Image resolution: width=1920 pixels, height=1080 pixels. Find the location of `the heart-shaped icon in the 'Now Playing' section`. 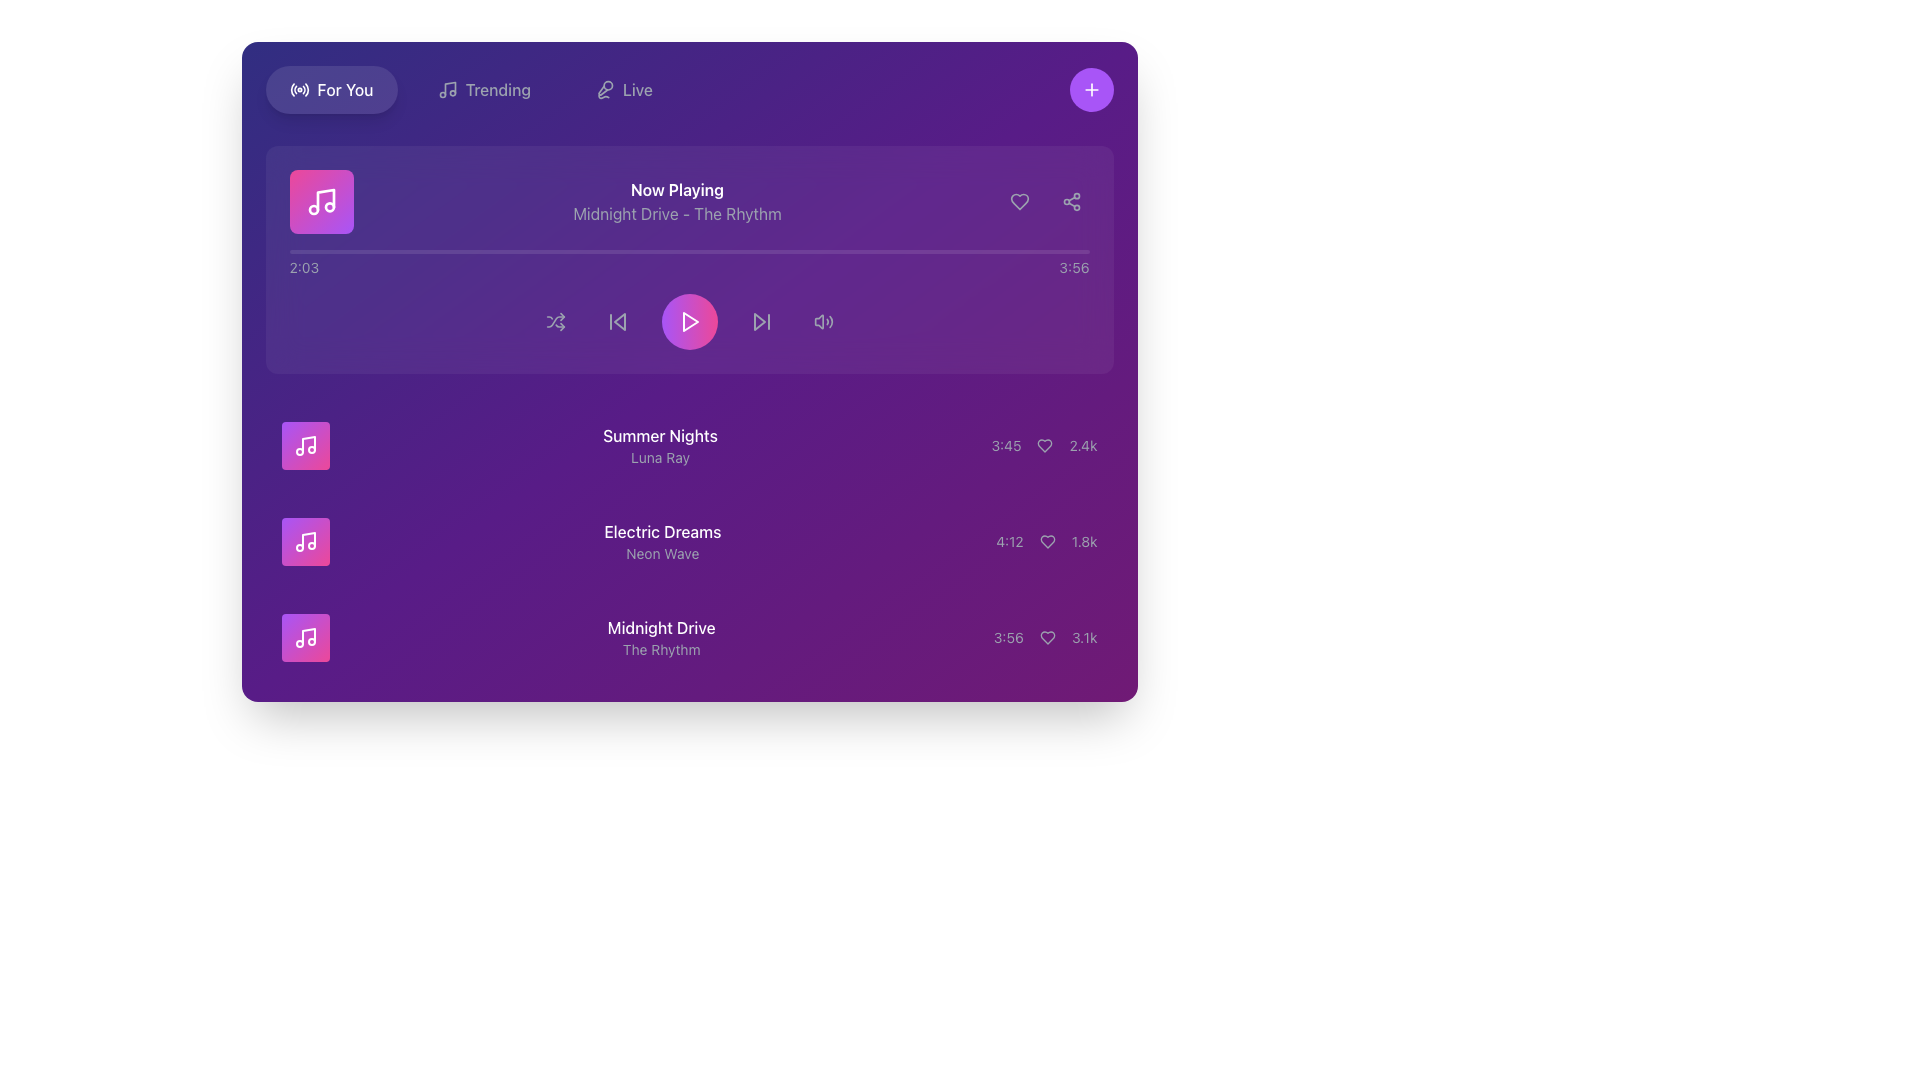

the heart-shaped icon in the 'Now Playing' section is located at coordinates (1019, 201).